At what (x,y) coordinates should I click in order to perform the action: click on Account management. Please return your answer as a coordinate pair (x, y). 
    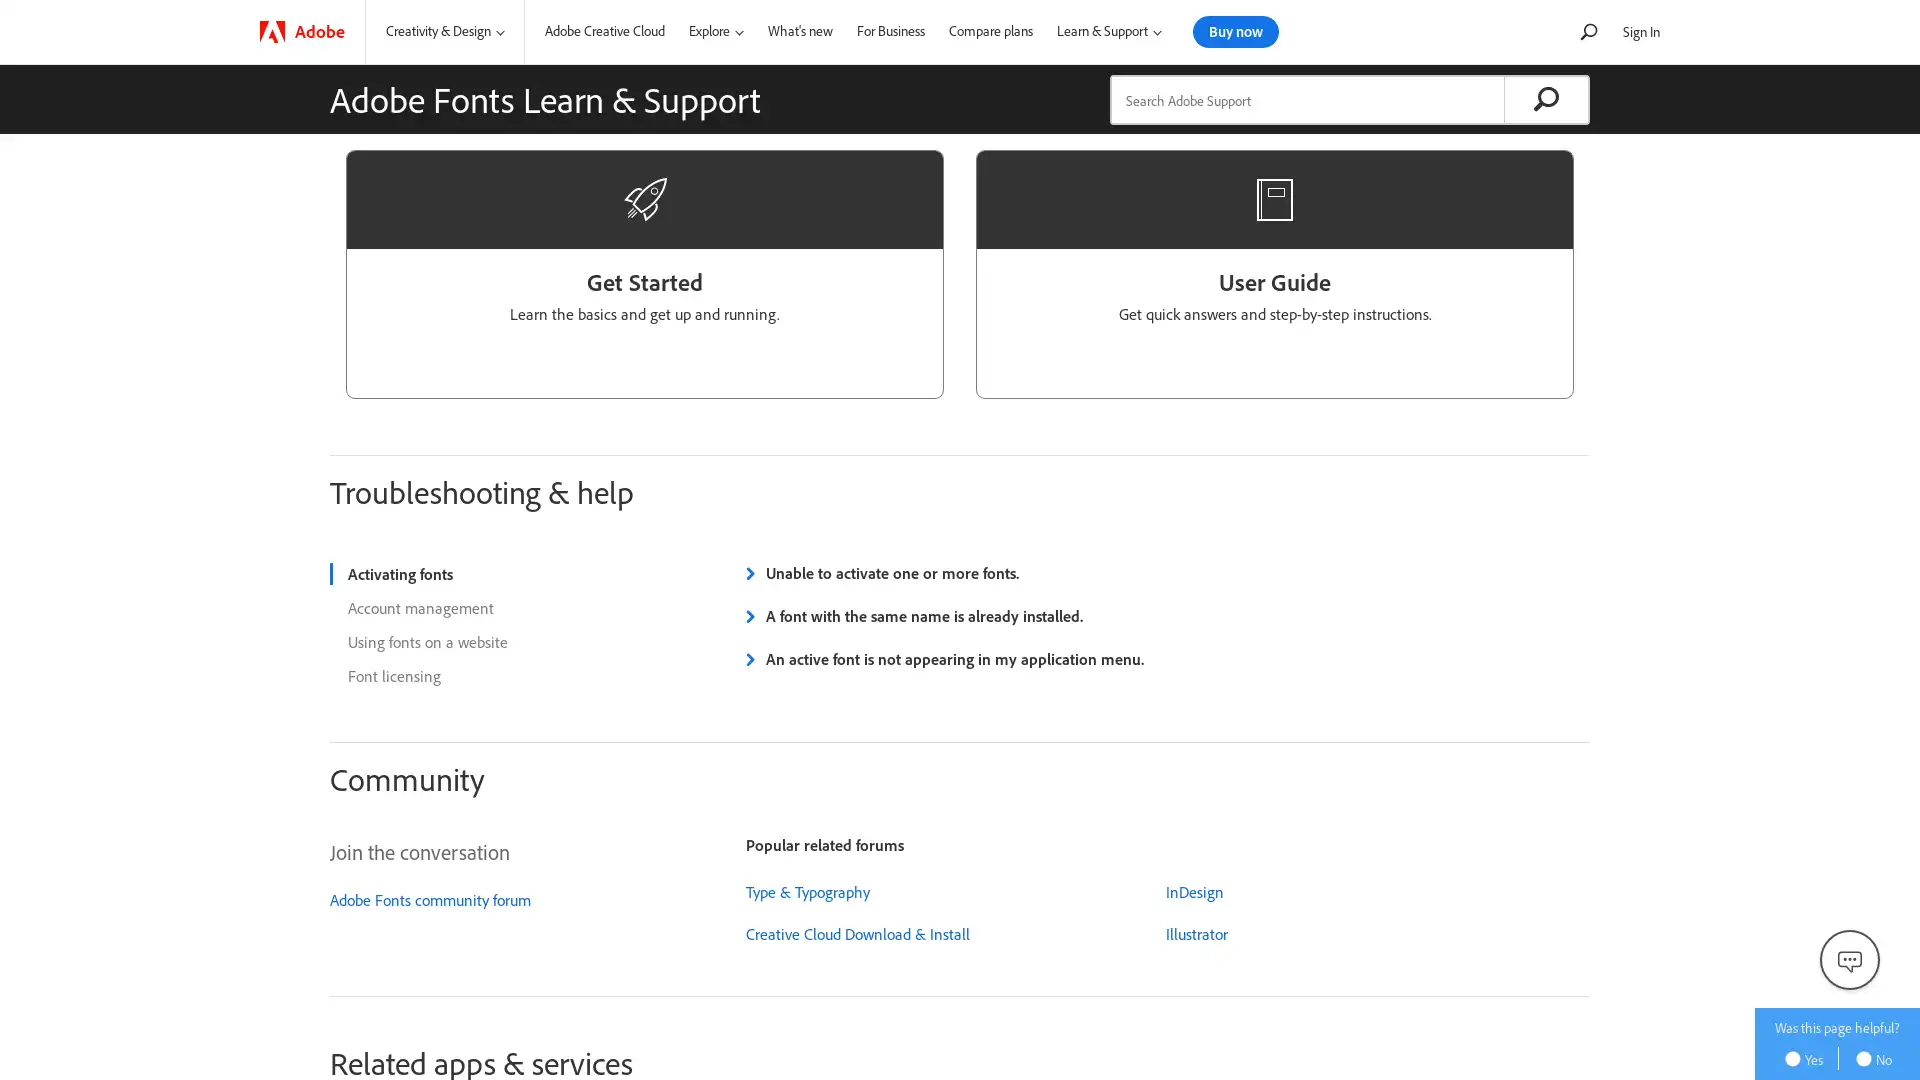
    Looking at the image, I should click on (499, 607).